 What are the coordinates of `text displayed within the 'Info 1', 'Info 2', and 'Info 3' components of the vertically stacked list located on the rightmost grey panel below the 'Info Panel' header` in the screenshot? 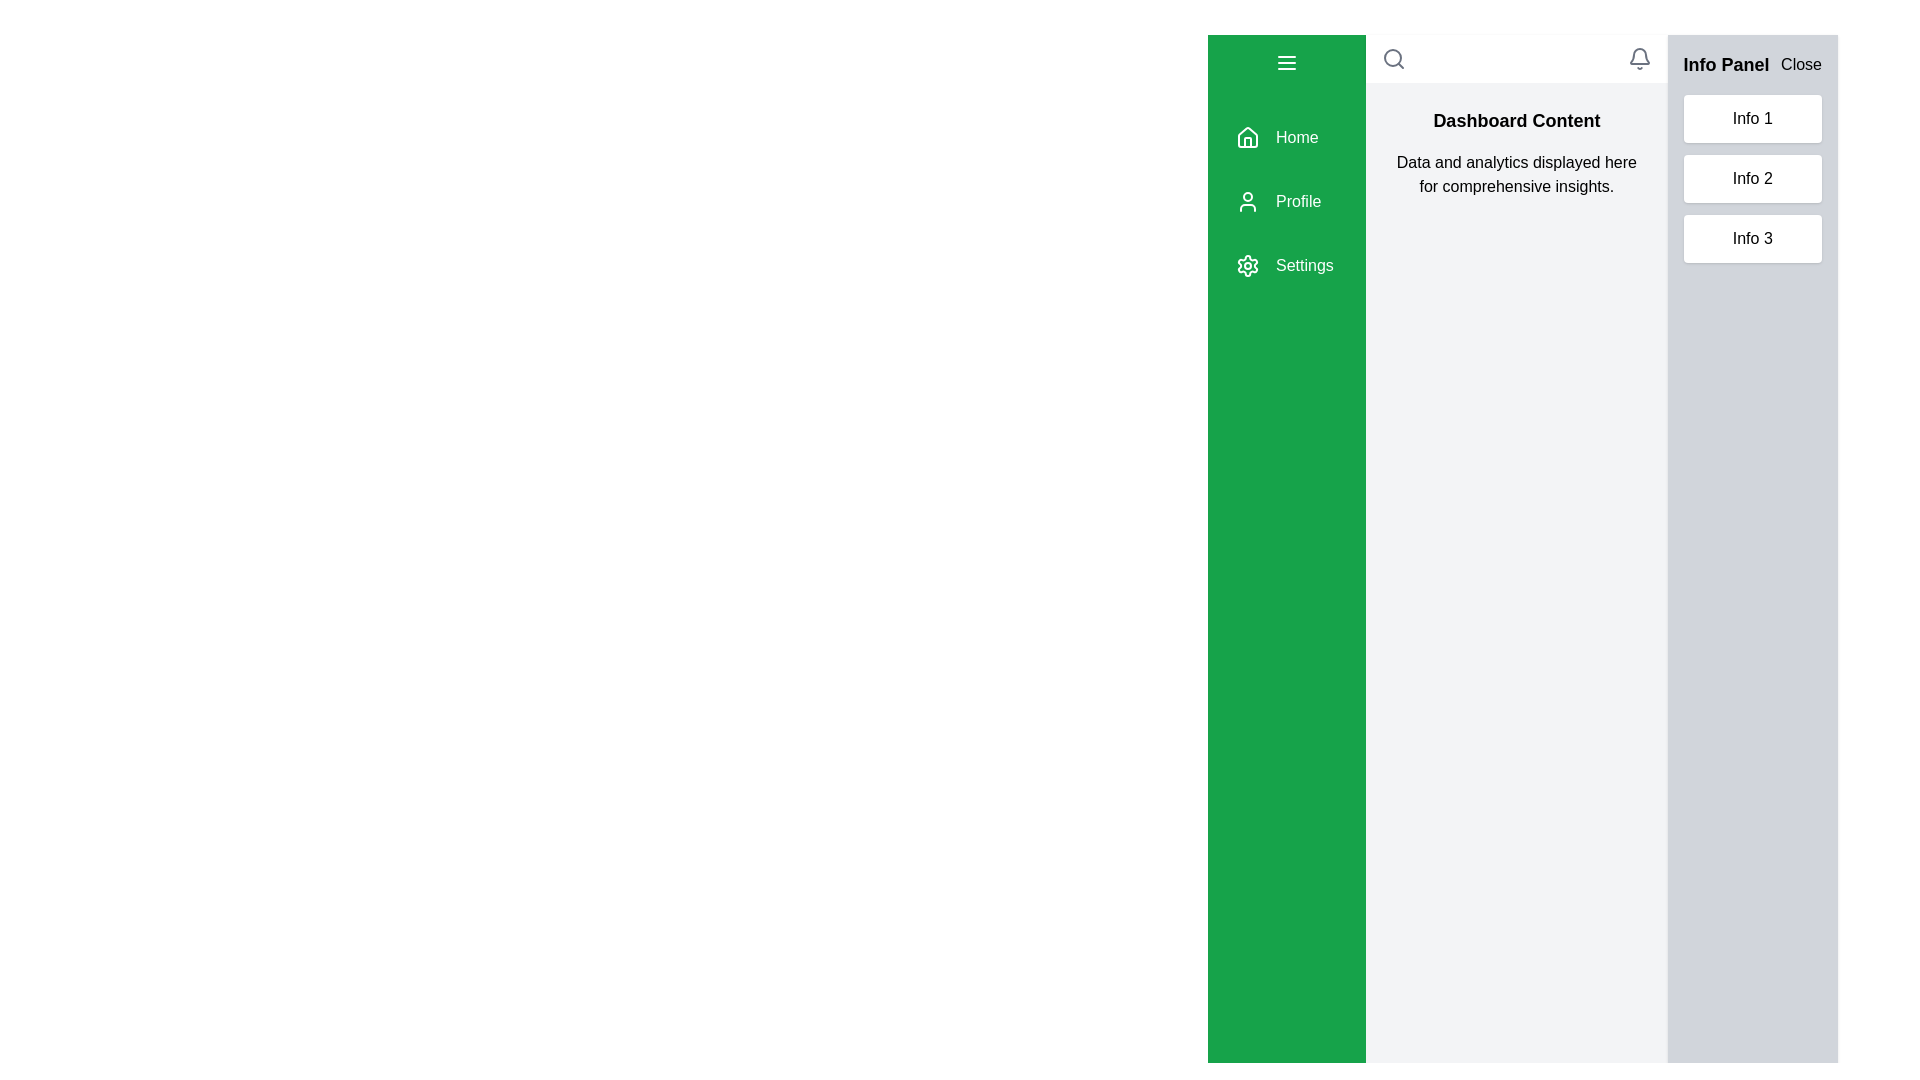 It's located at (1751, 177).